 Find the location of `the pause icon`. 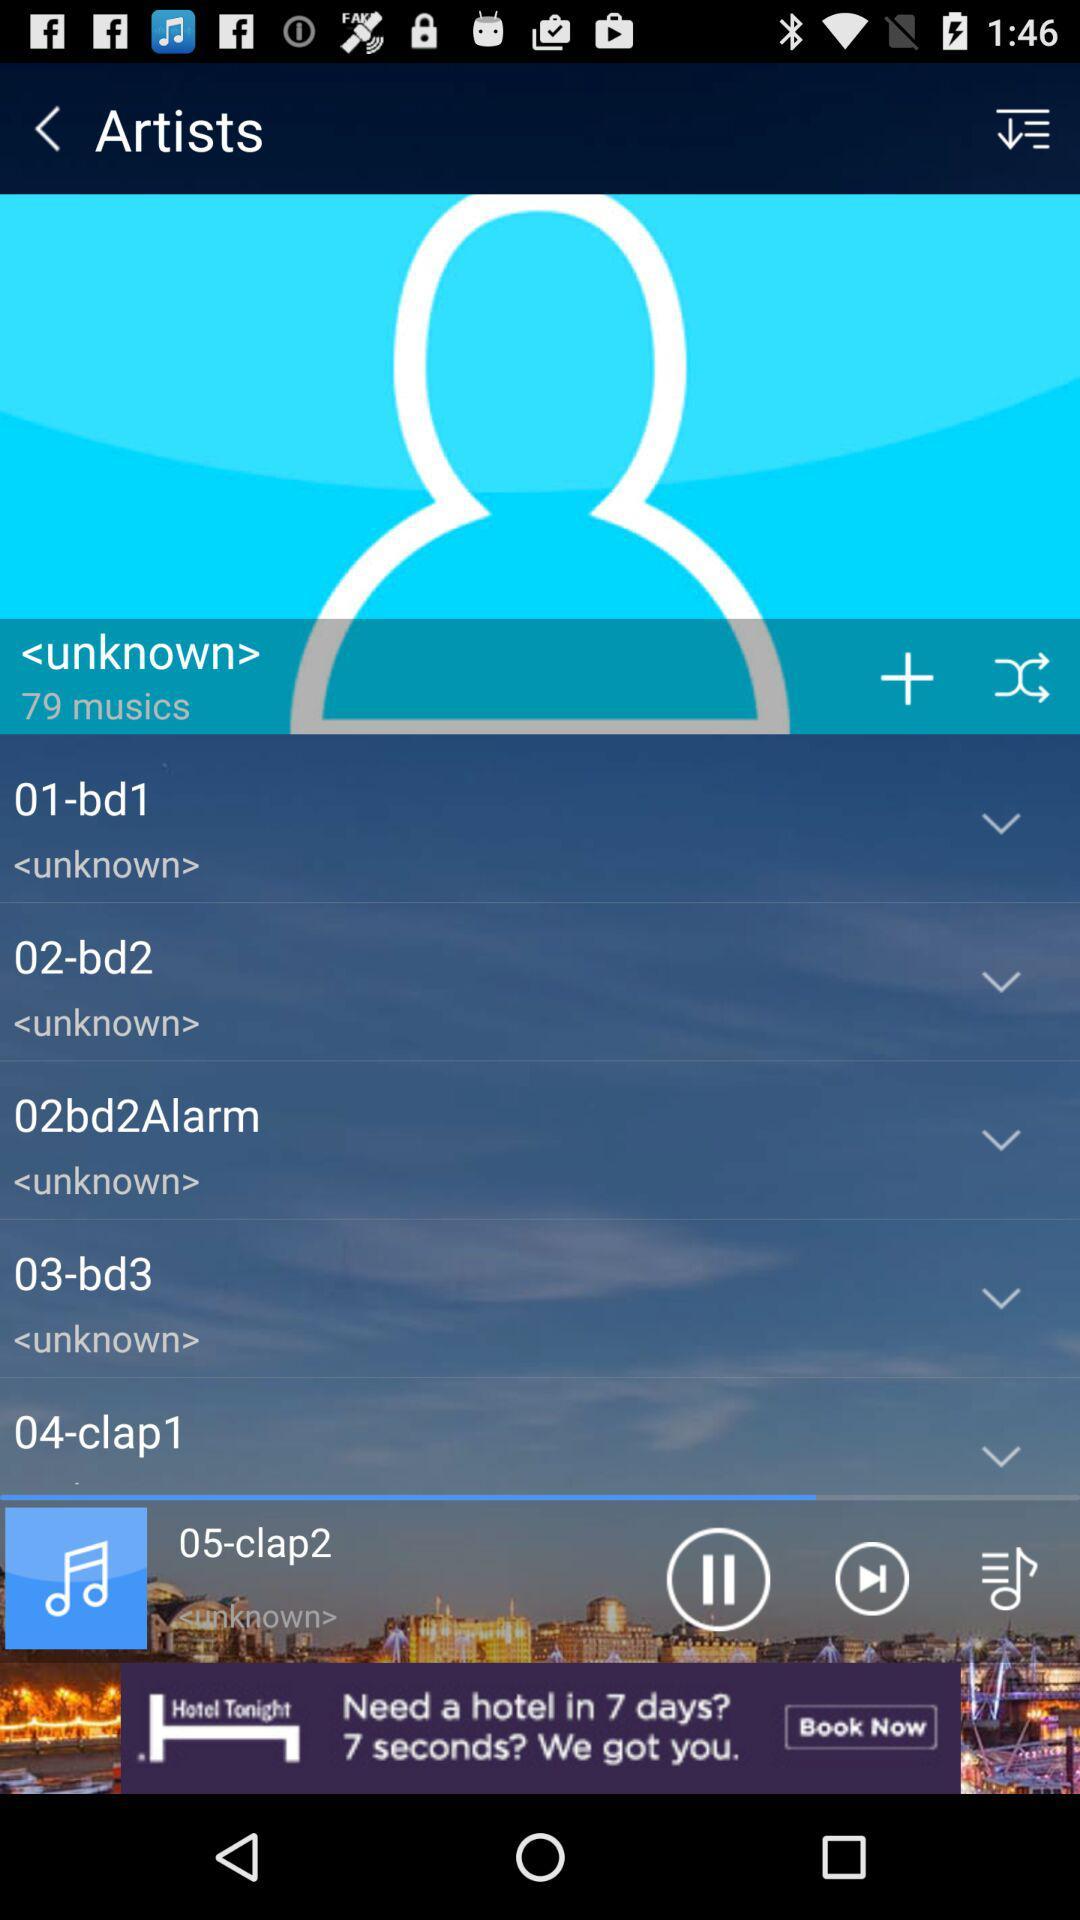

the pause icon is located at coordinates (716, 1688).